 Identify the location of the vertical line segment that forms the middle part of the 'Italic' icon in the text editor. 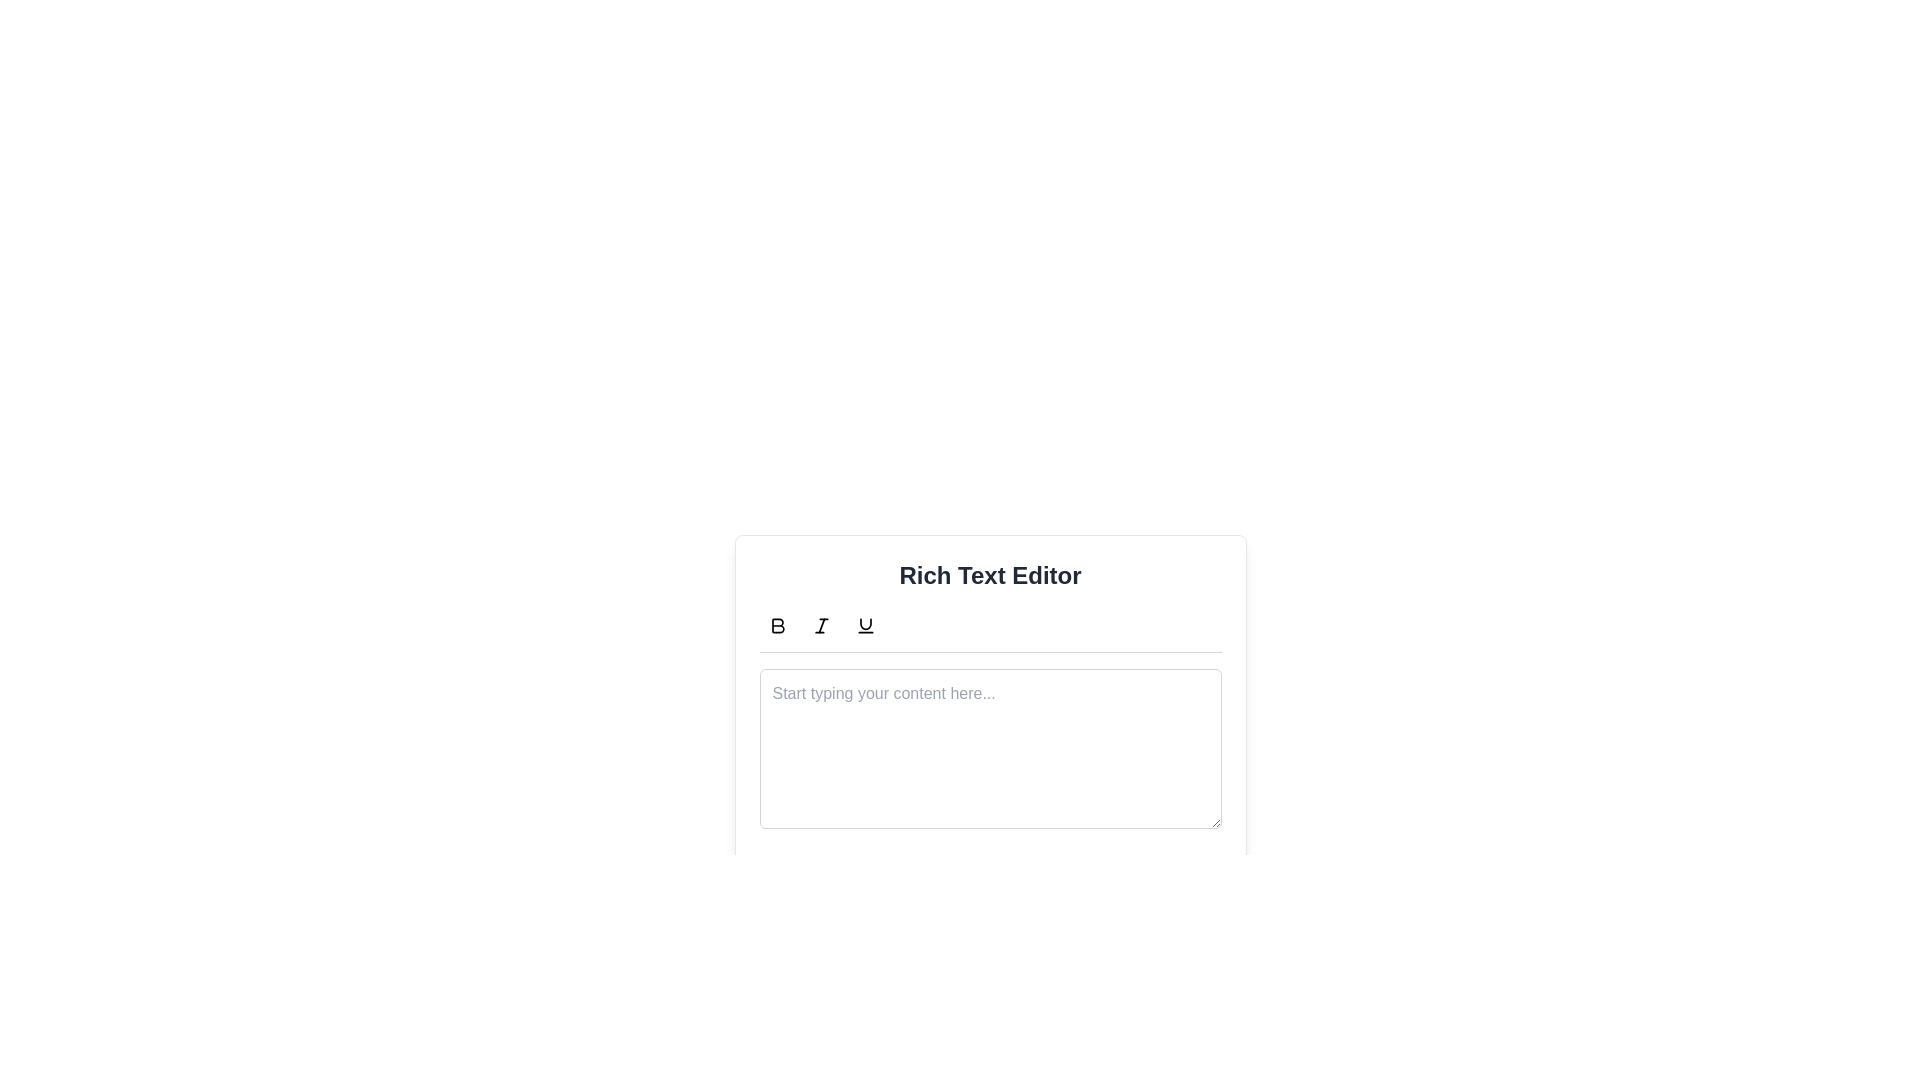
(821, 624).